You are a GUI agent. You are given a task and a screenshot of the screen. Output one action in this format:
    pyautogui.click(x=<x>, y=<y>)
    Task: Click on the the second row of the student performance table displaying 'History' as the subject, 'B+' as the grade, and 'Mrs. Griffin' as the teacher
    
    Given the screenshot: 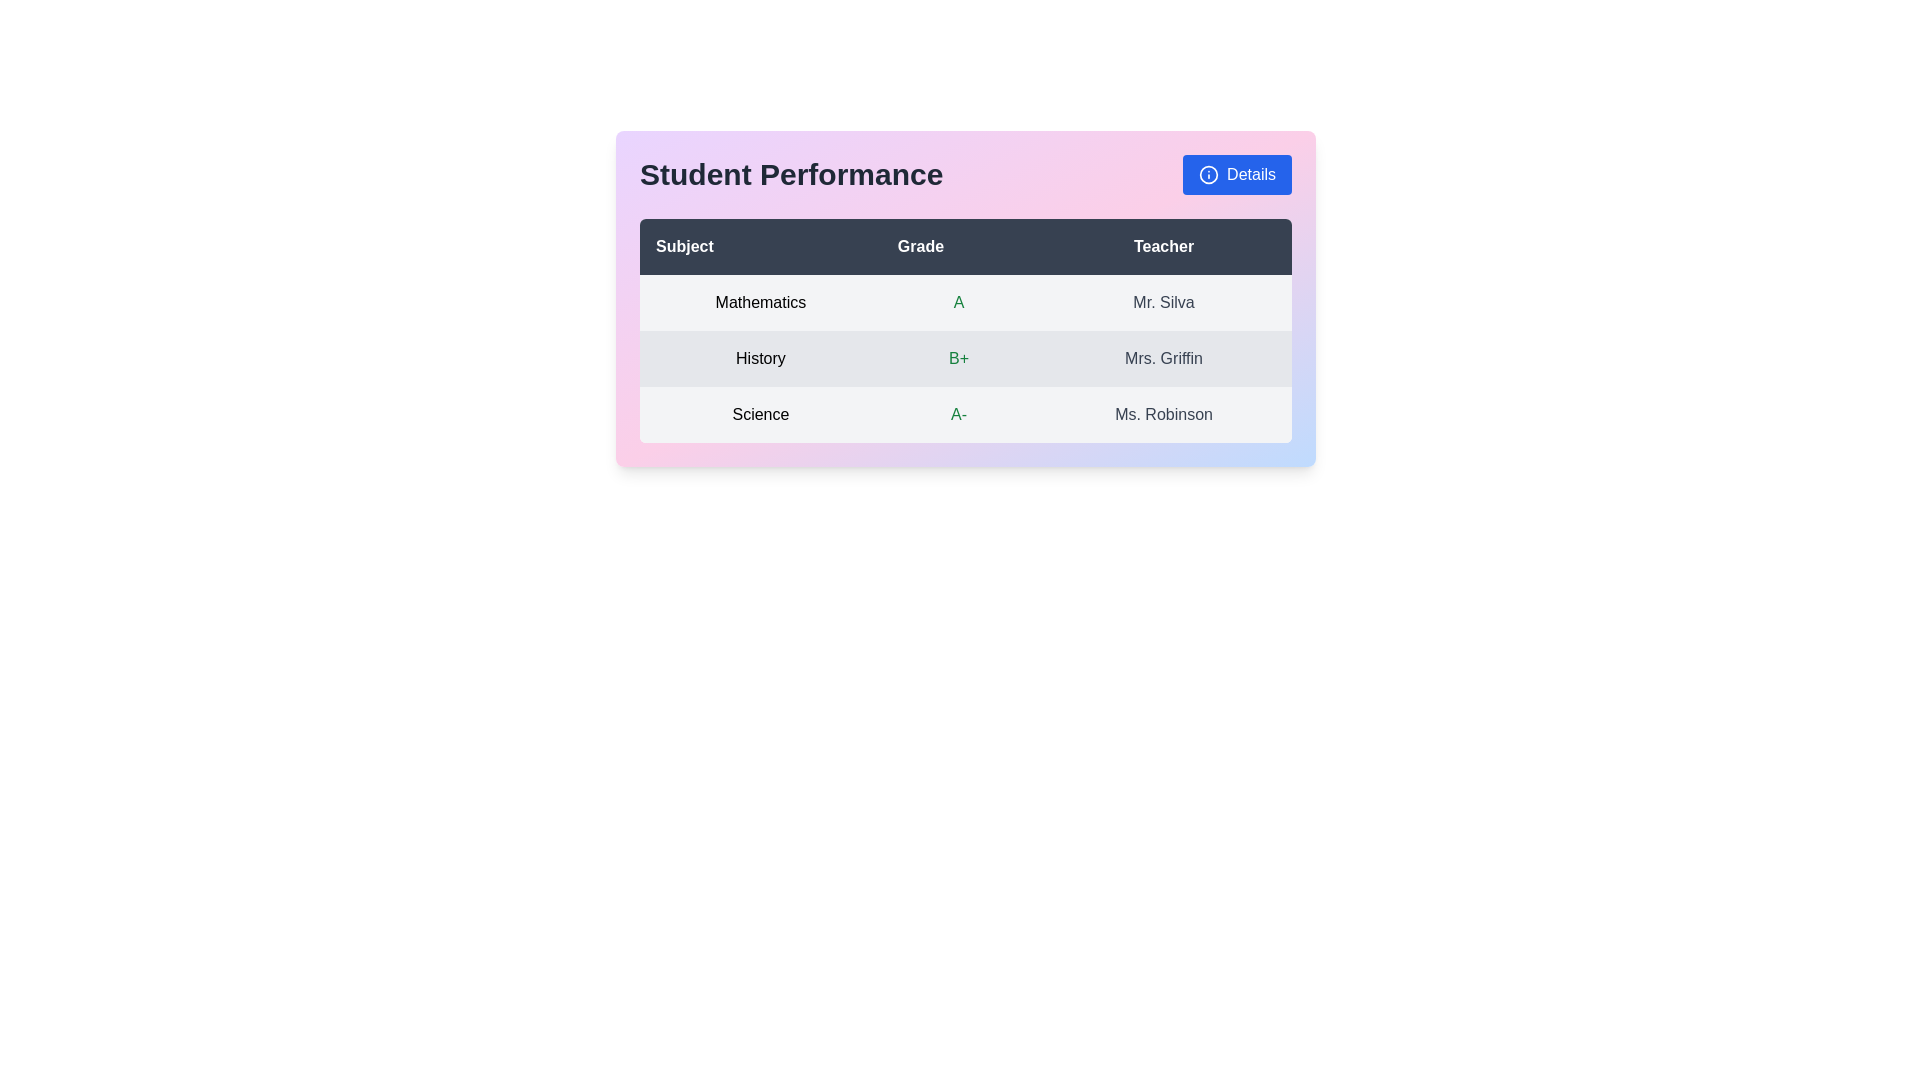 What is the action you would take?
    pyautogui.click(x=965, y=357)
    